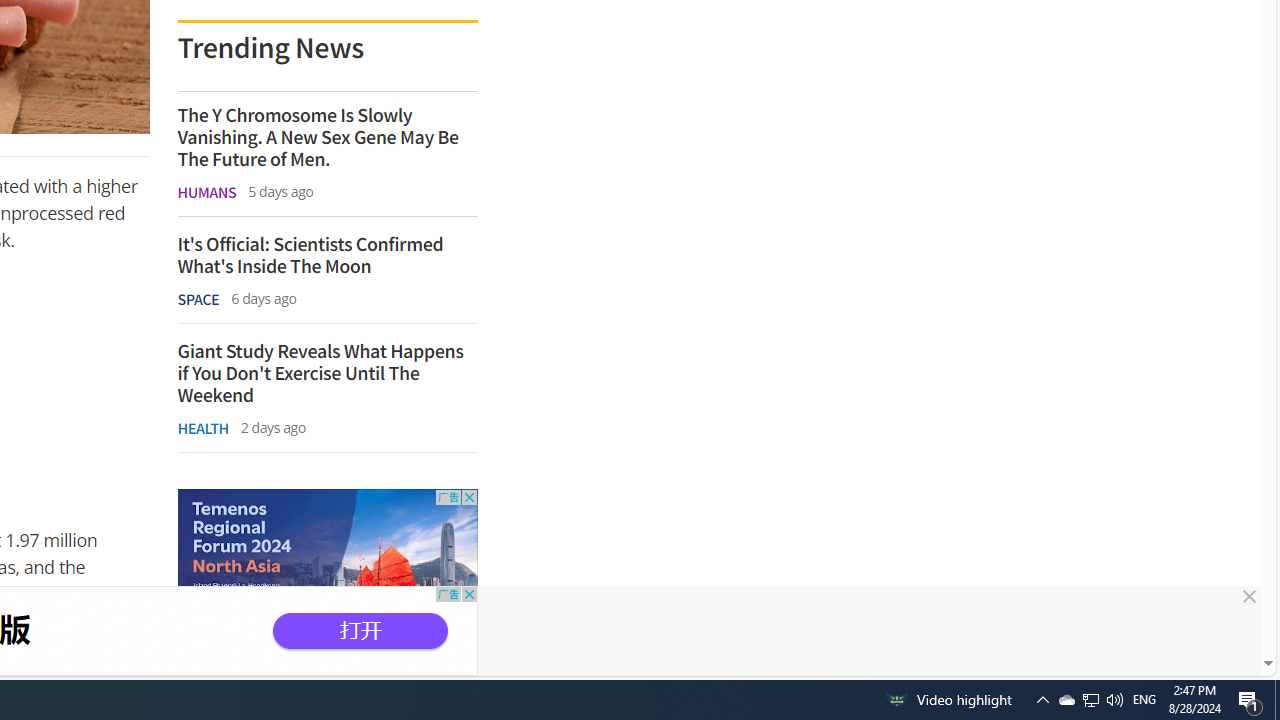 Image resolution: width=1280 pixels, height=720 pixels. I want to click on 'HEALTH', so click(202, 427).